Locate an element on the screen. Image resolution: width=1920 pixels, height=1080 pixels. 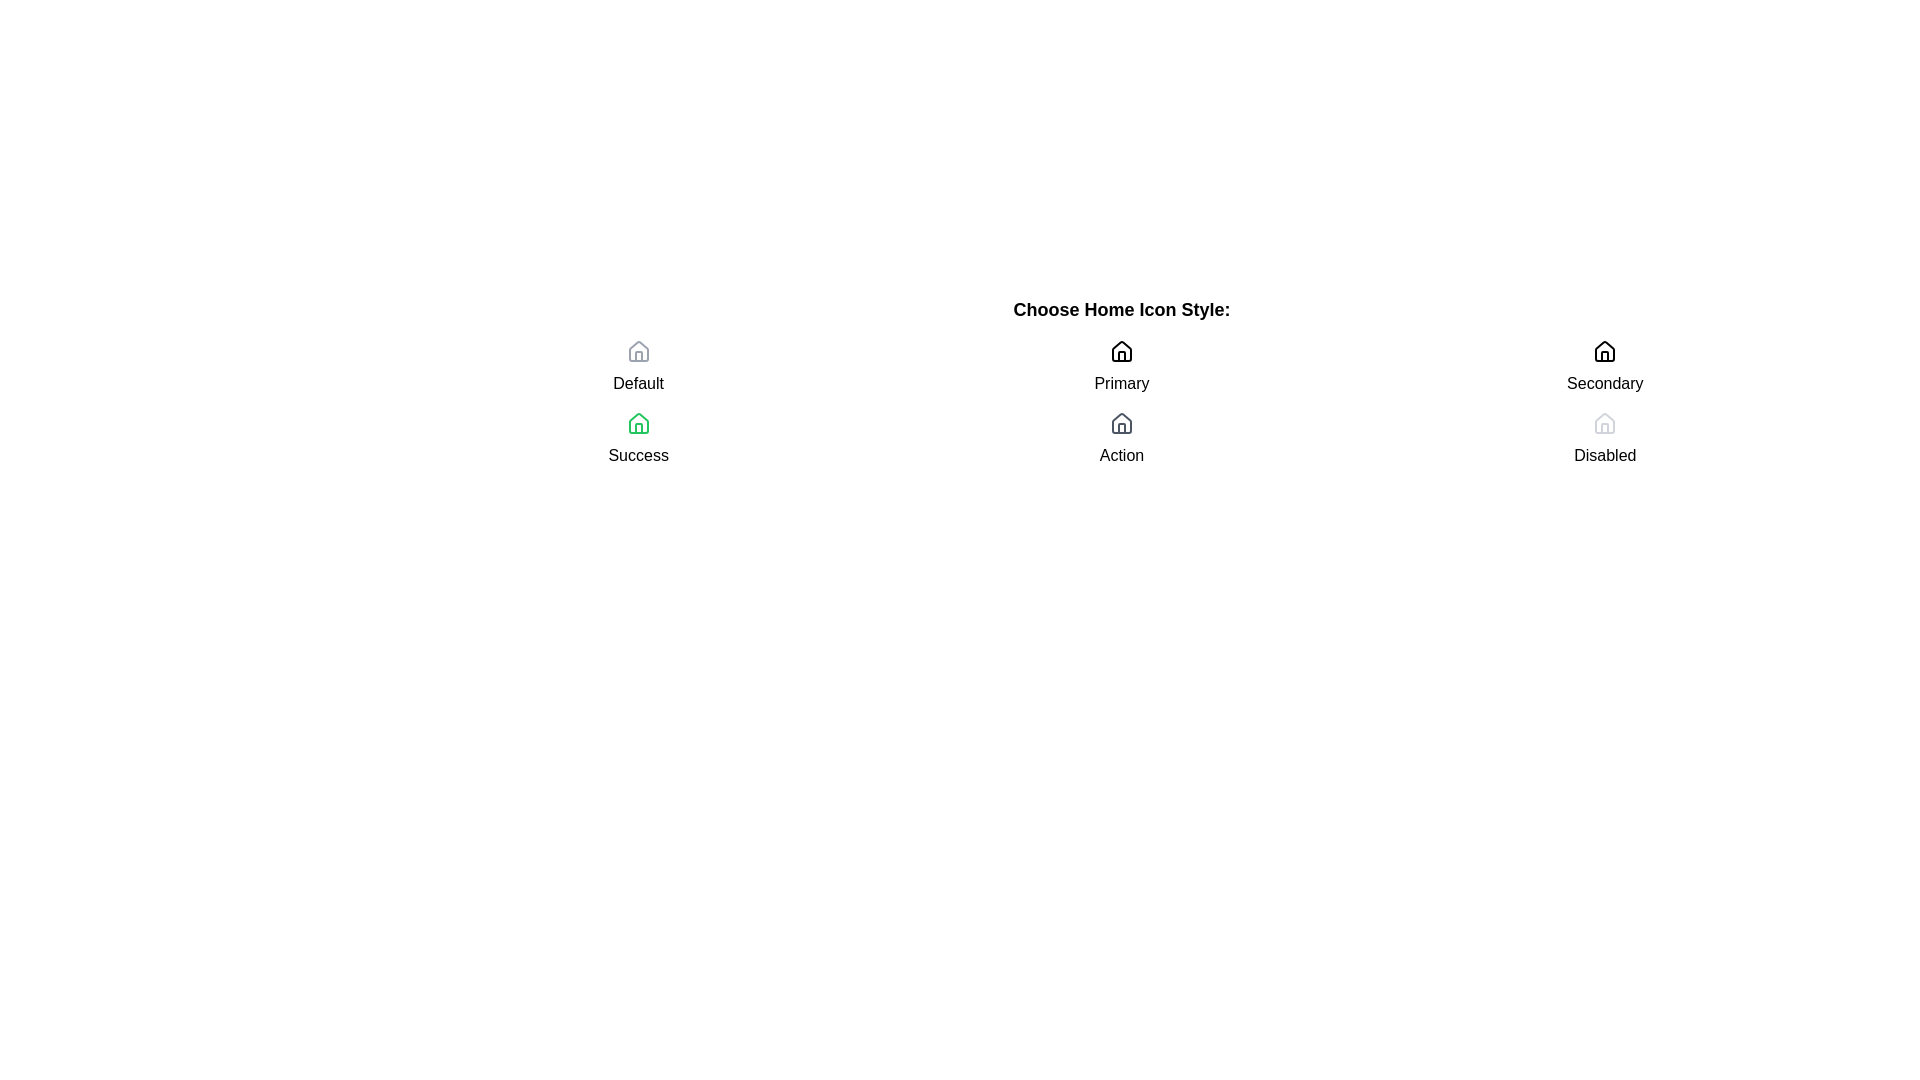
the selectable style option for the primary home icon, which is the second item in the top row of the grid under 'Choose Home Icon Style' is located at coordinates (1122, 367).